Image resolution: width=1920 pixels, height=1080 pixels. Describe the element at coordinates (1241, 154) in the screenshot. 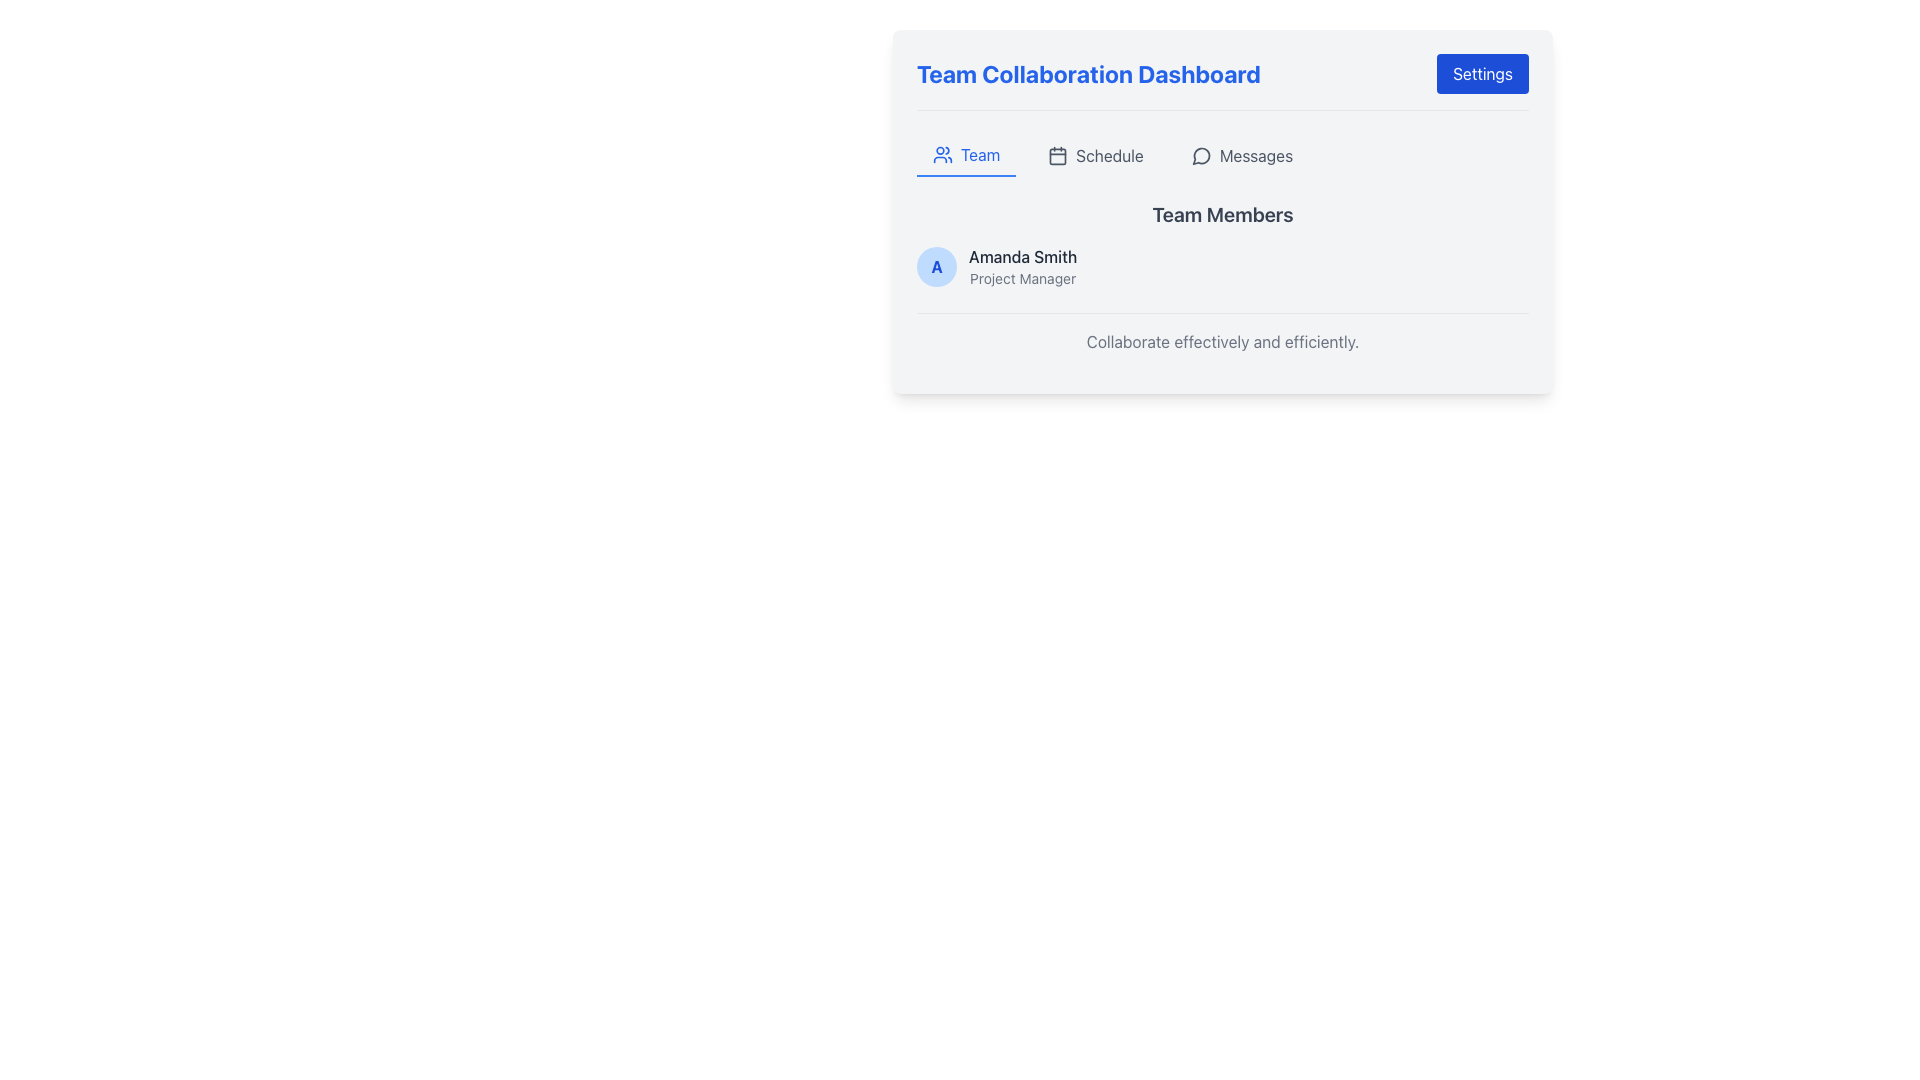

I see `the 'Messages' button, which is the third clickable item among 'Team', 'Schedule', and 'Messages' located near the top center of the interface` at that location.